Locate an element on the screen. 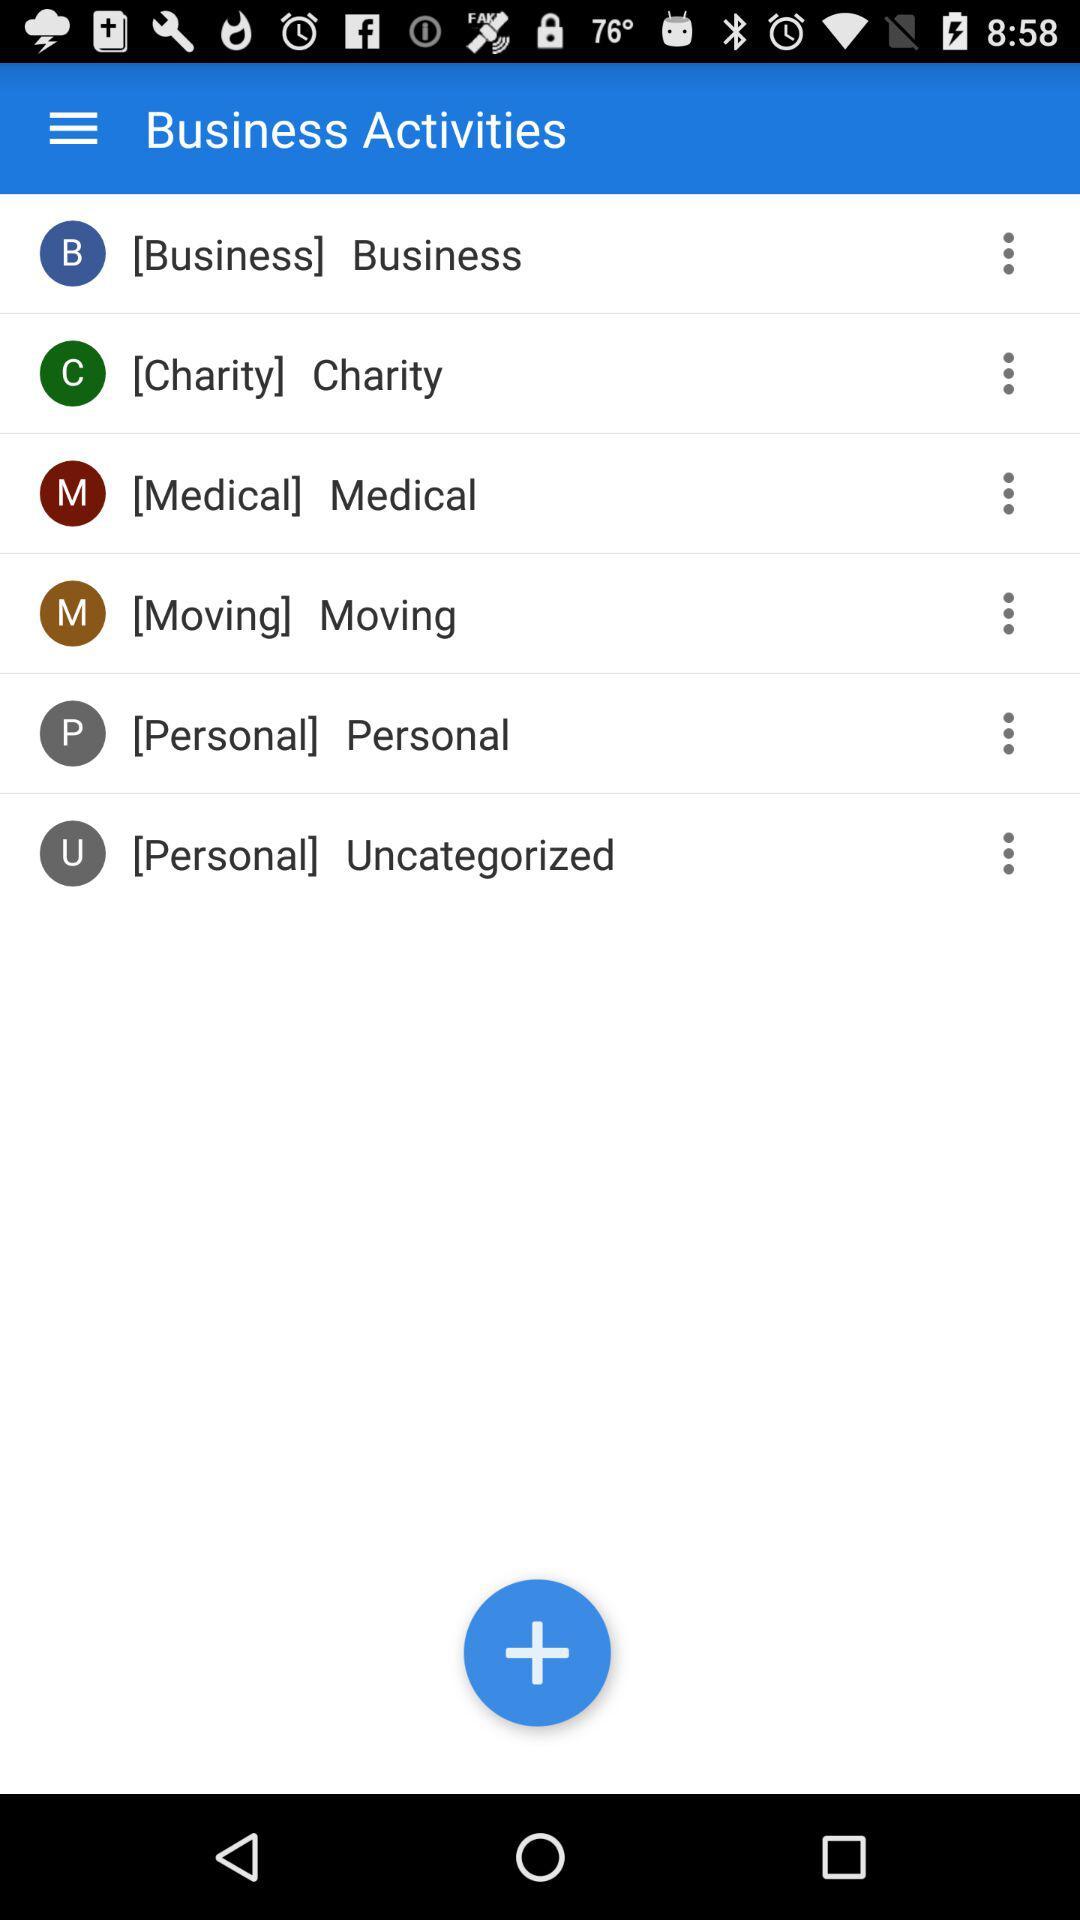 The height and width of the screenshot is (1920, 1080). charity information toggle is located at coordinates (1015, 373).